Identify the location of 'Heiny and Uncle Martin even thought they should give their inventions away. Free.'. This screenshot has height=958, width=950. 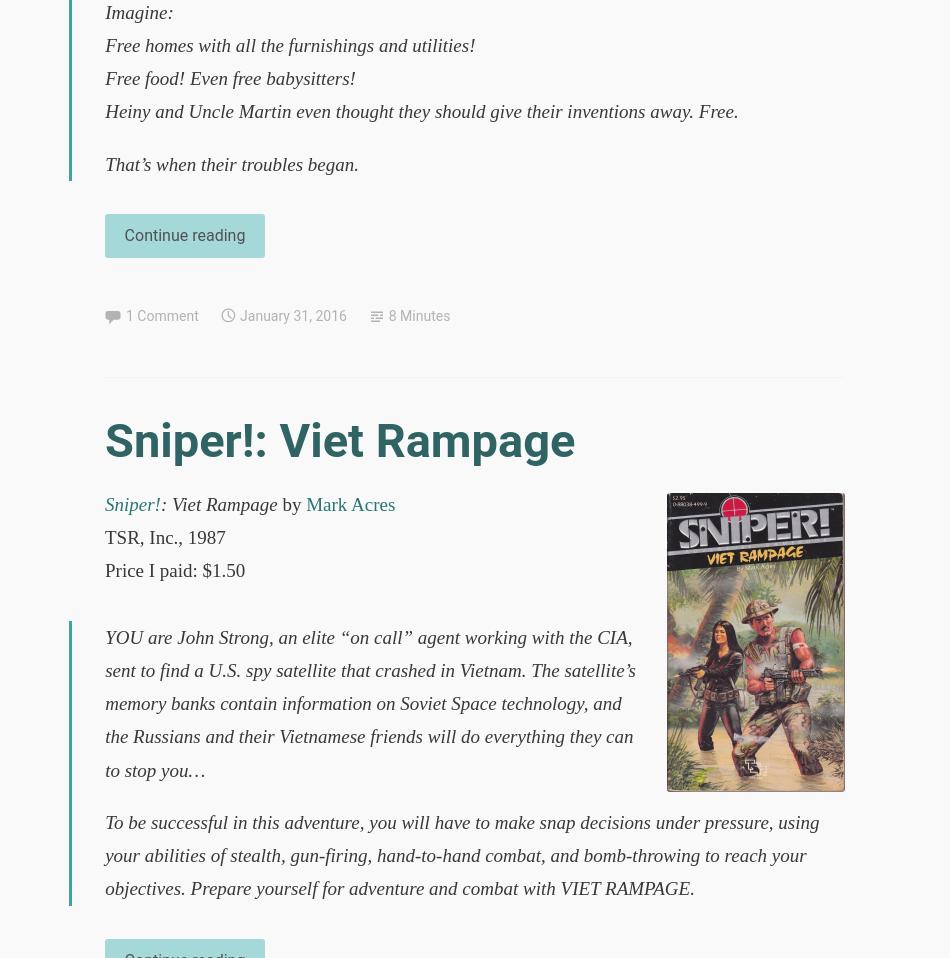
(420, 111).